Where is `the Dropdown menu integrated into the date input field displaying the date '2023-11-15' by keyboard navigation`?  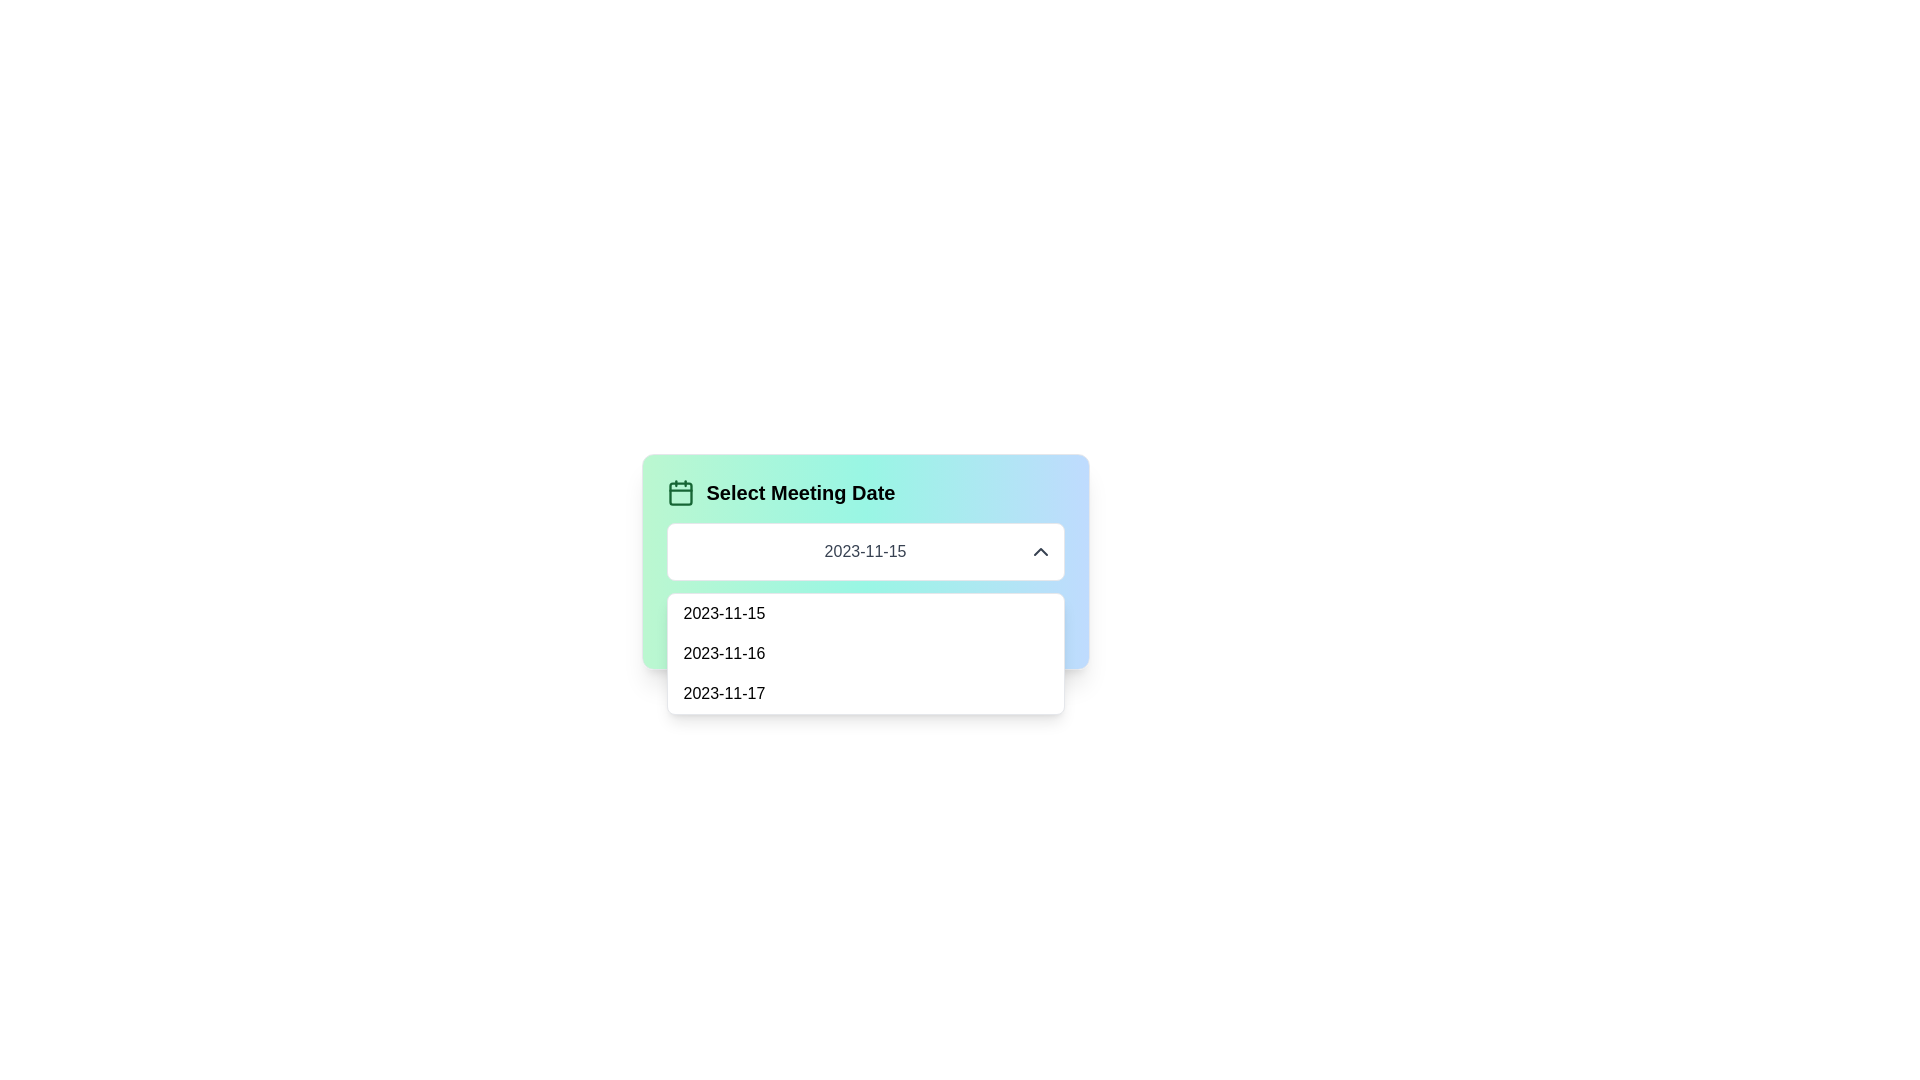
the Dropdown menu integrated into the date input field displaying the date '2023-11-15' by keyboard navigation is located at coordinates (865, 551).